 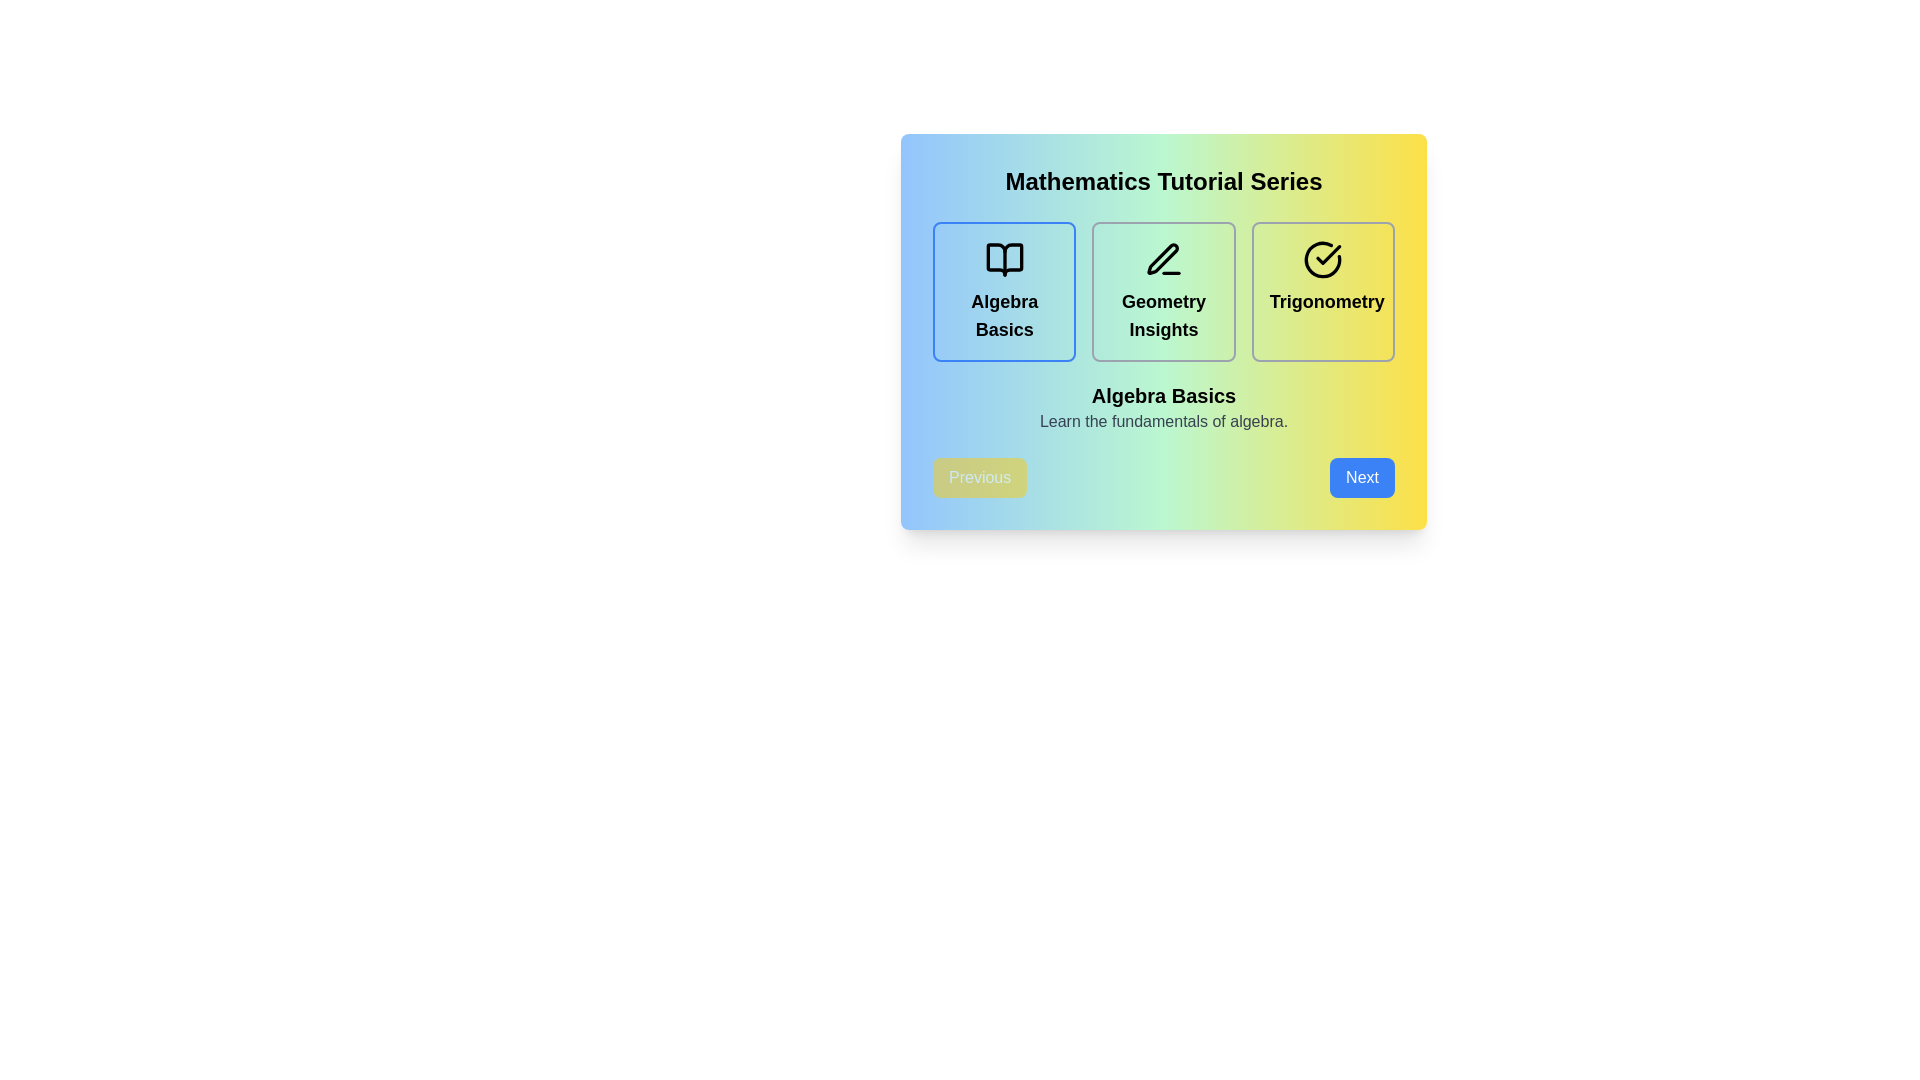 I want to click on the icon associated with the lesson titled Geometry Insights, so click(x=1163, y=258).